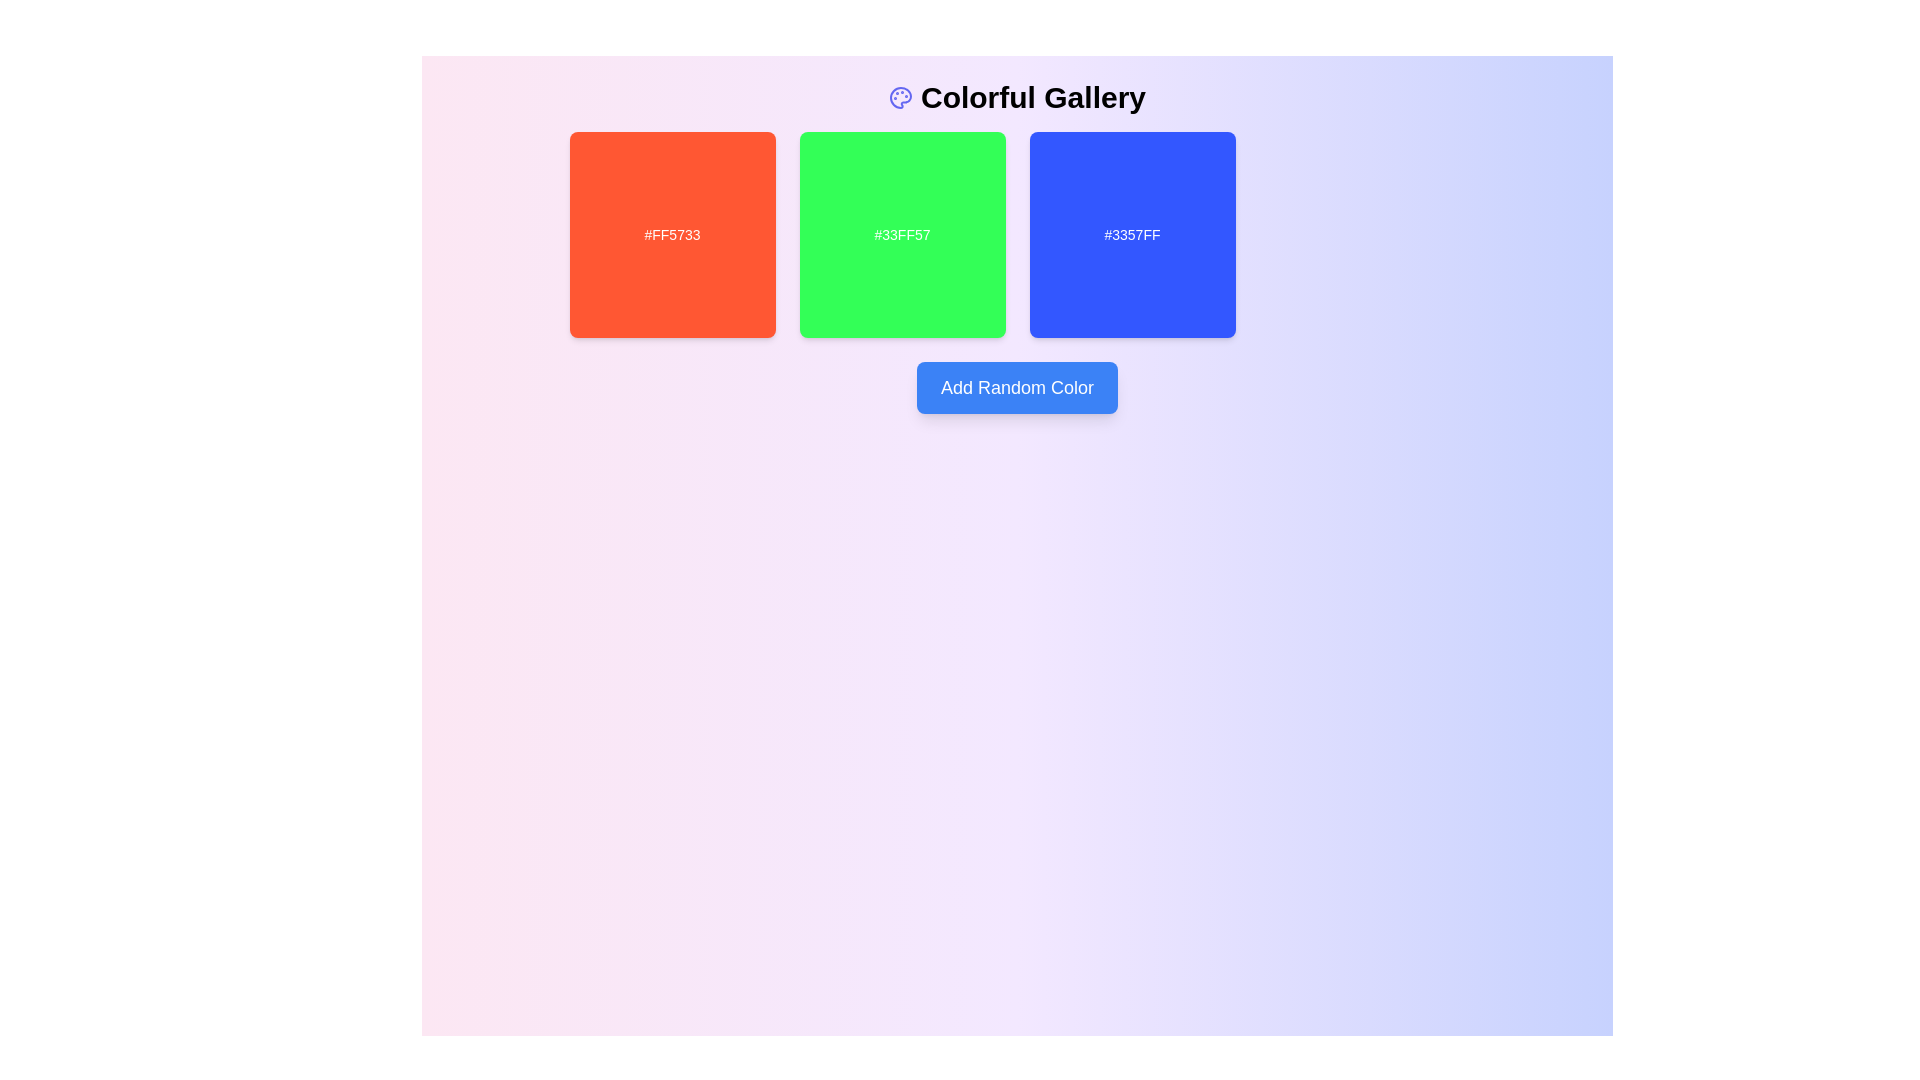 The width and height of the screenshot is (1920, 1080). What do you see at coordinates (901, 234) in the screenshot?
I see `the Color Display Tile, which is the second square in a horizontal grid representing the color #33FF57, positioned at the center of the row` at bounding box center [901, 234].